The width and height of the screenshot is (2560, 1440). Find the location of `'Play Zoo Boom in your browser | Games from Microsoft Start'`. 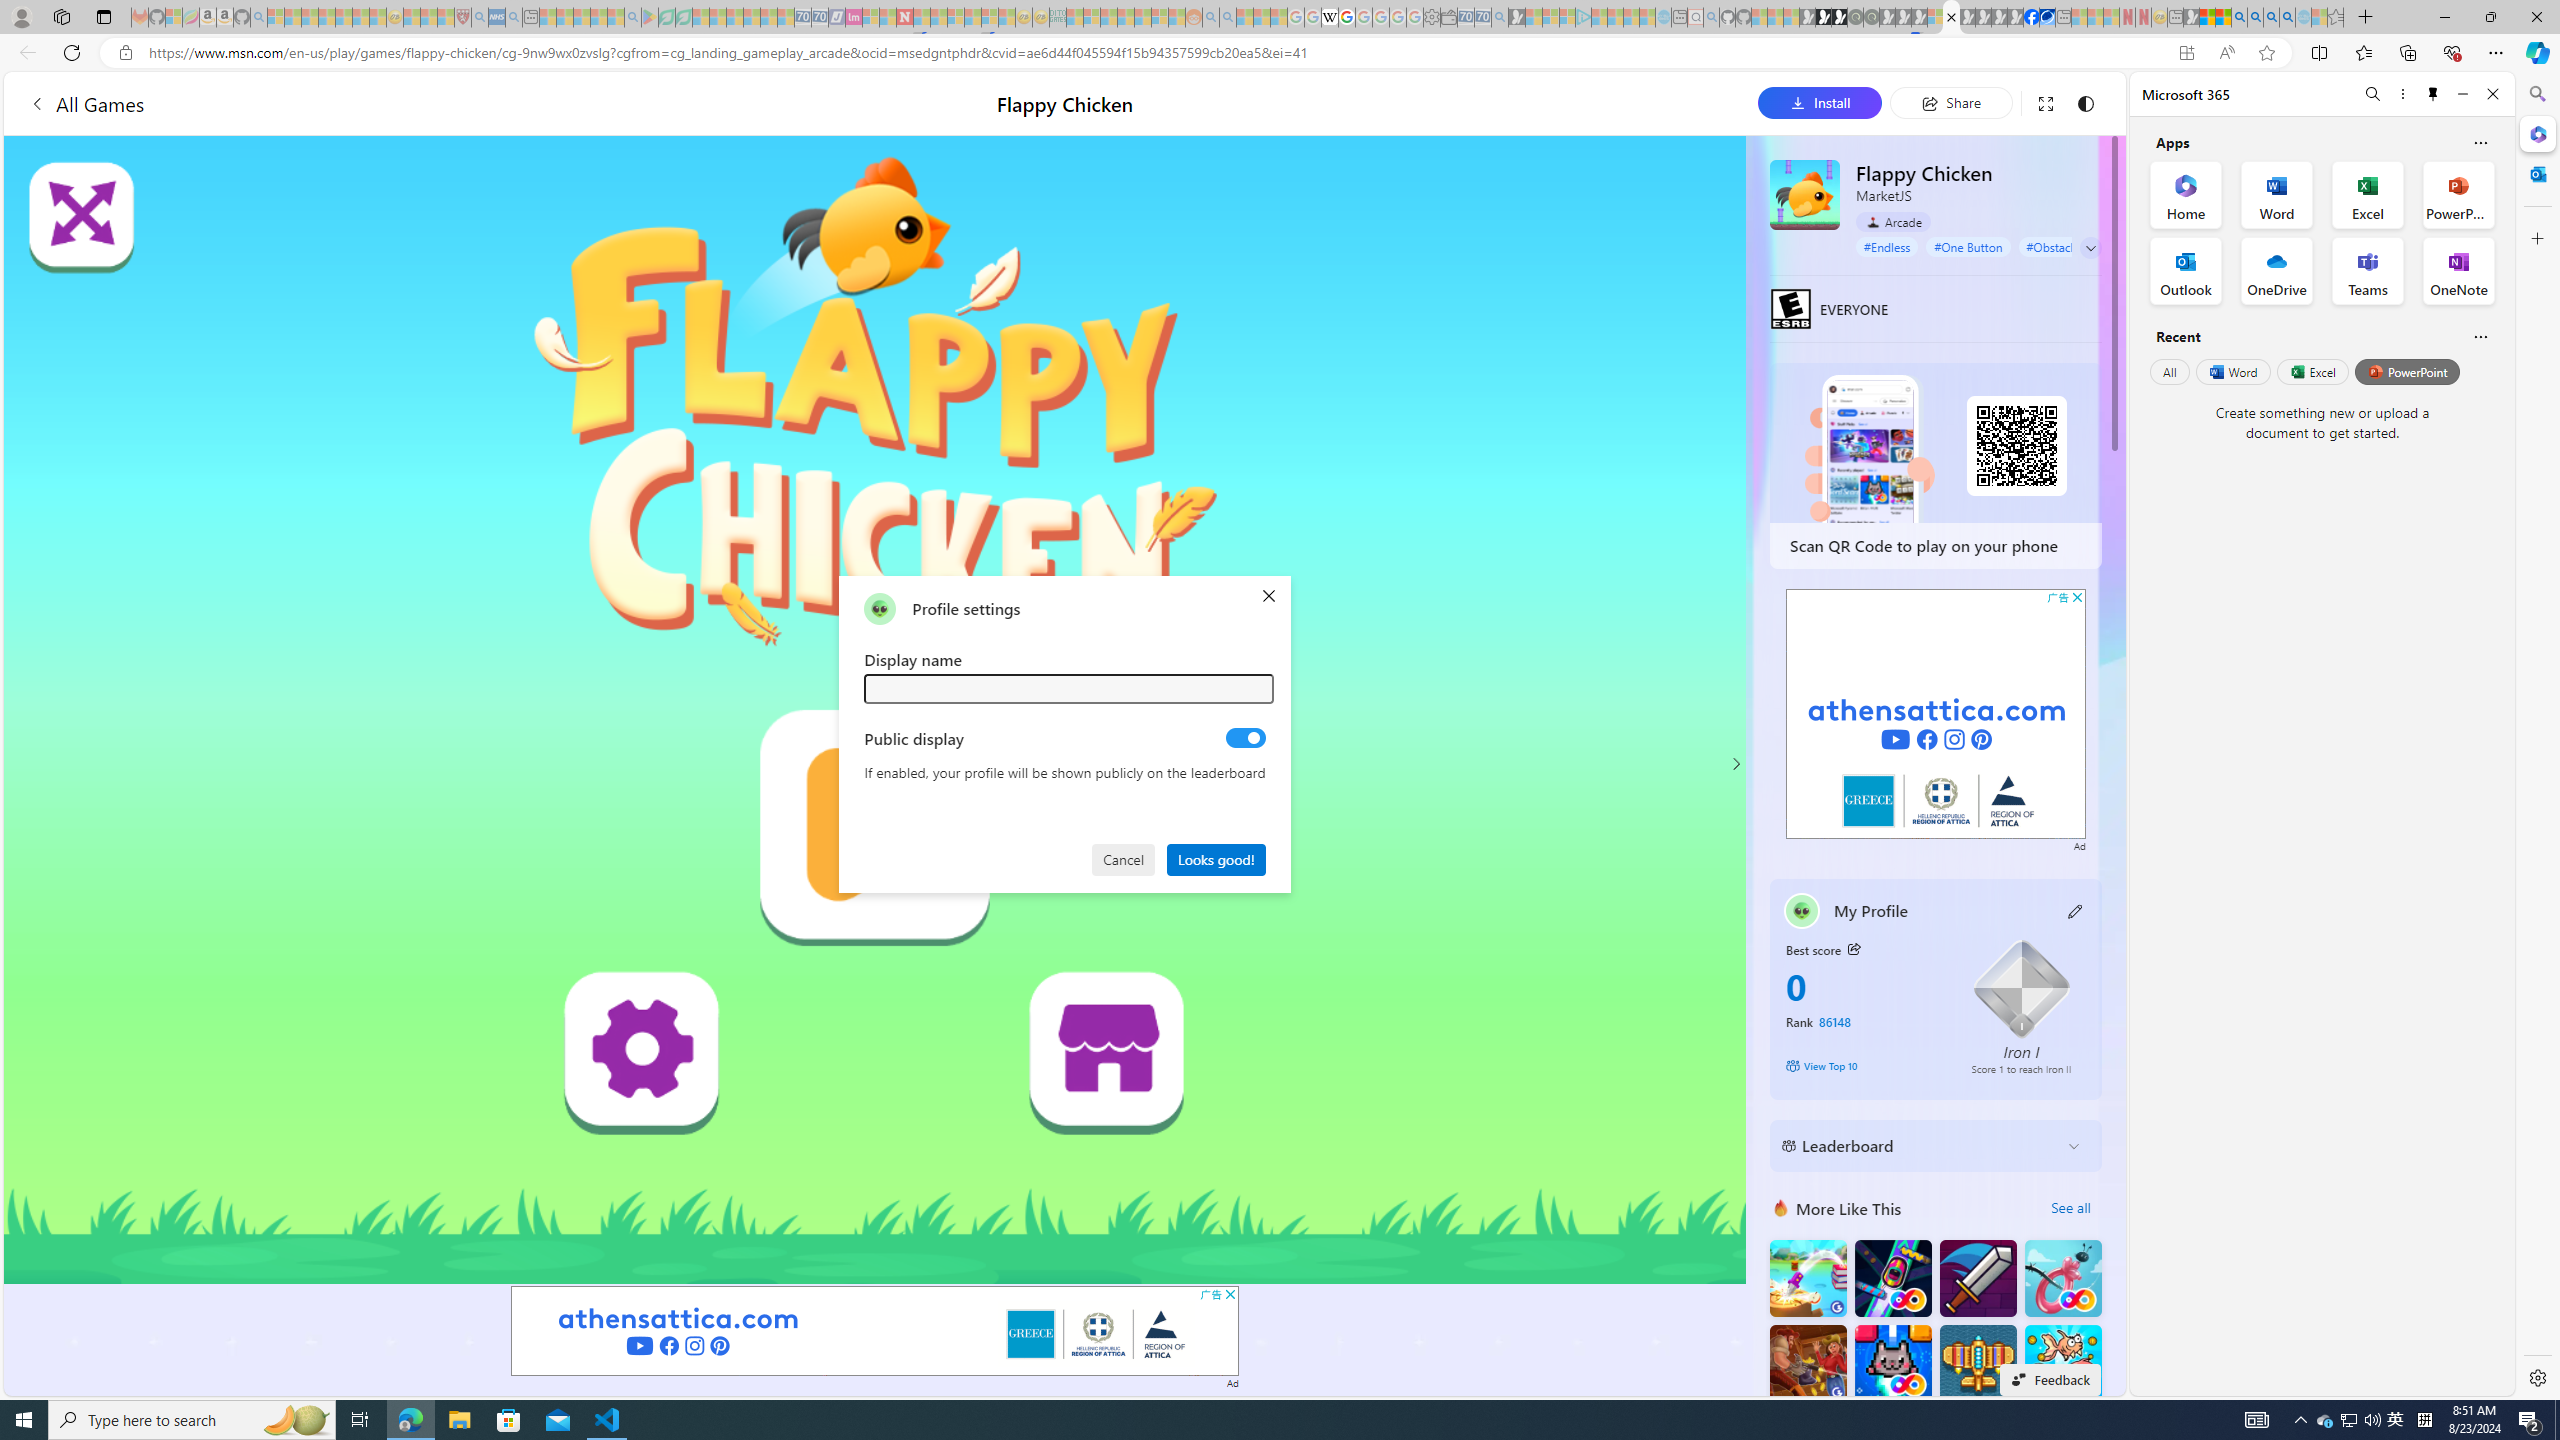

'Play Zoo Boom in your browser | Games from Microsoft Start' is located at coordinates (1823, 16).